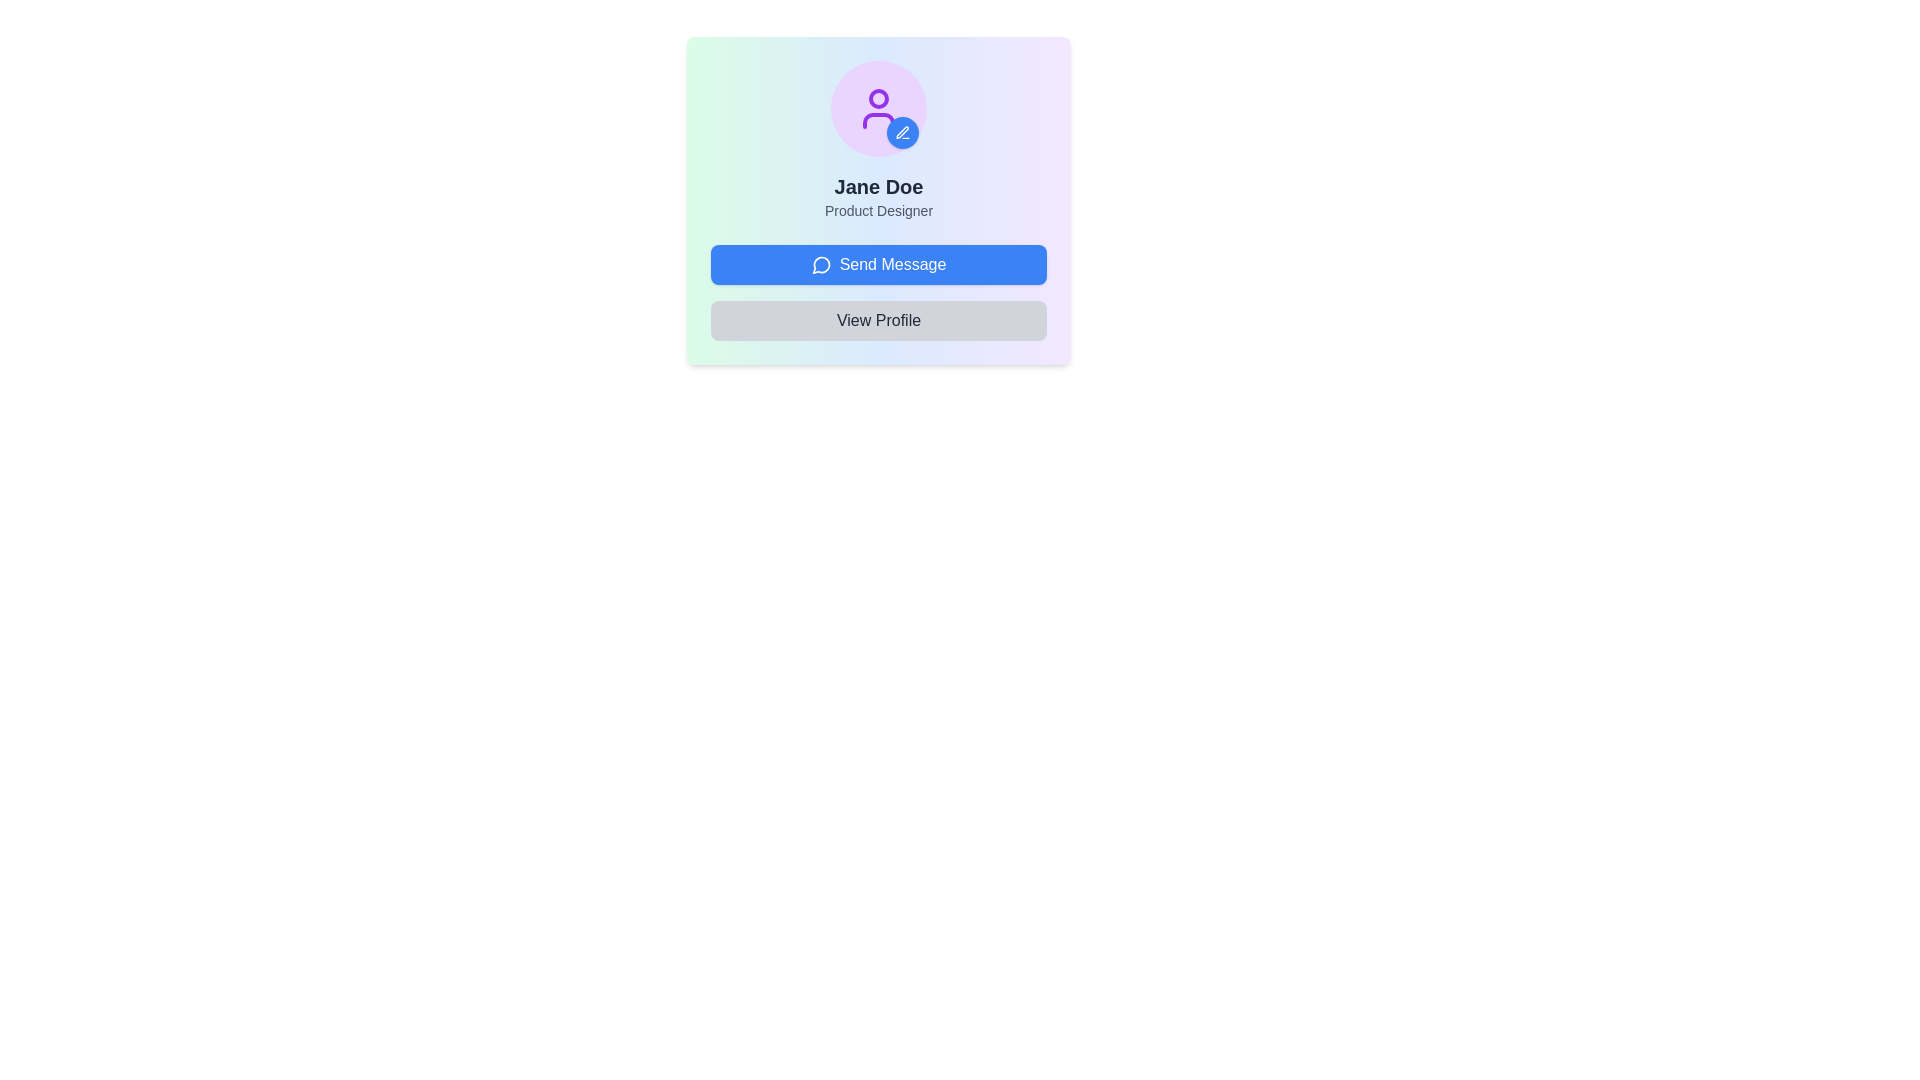 The width and height of the screenshot is (1920, 1080). Describe the element at coordinates (878, 108) in the screenshot. I see `the edit button on the profile picture, which is represented by a smaller blue circular button with a pen icon located at the bottom right of the larger circular profile picture area` at that location.